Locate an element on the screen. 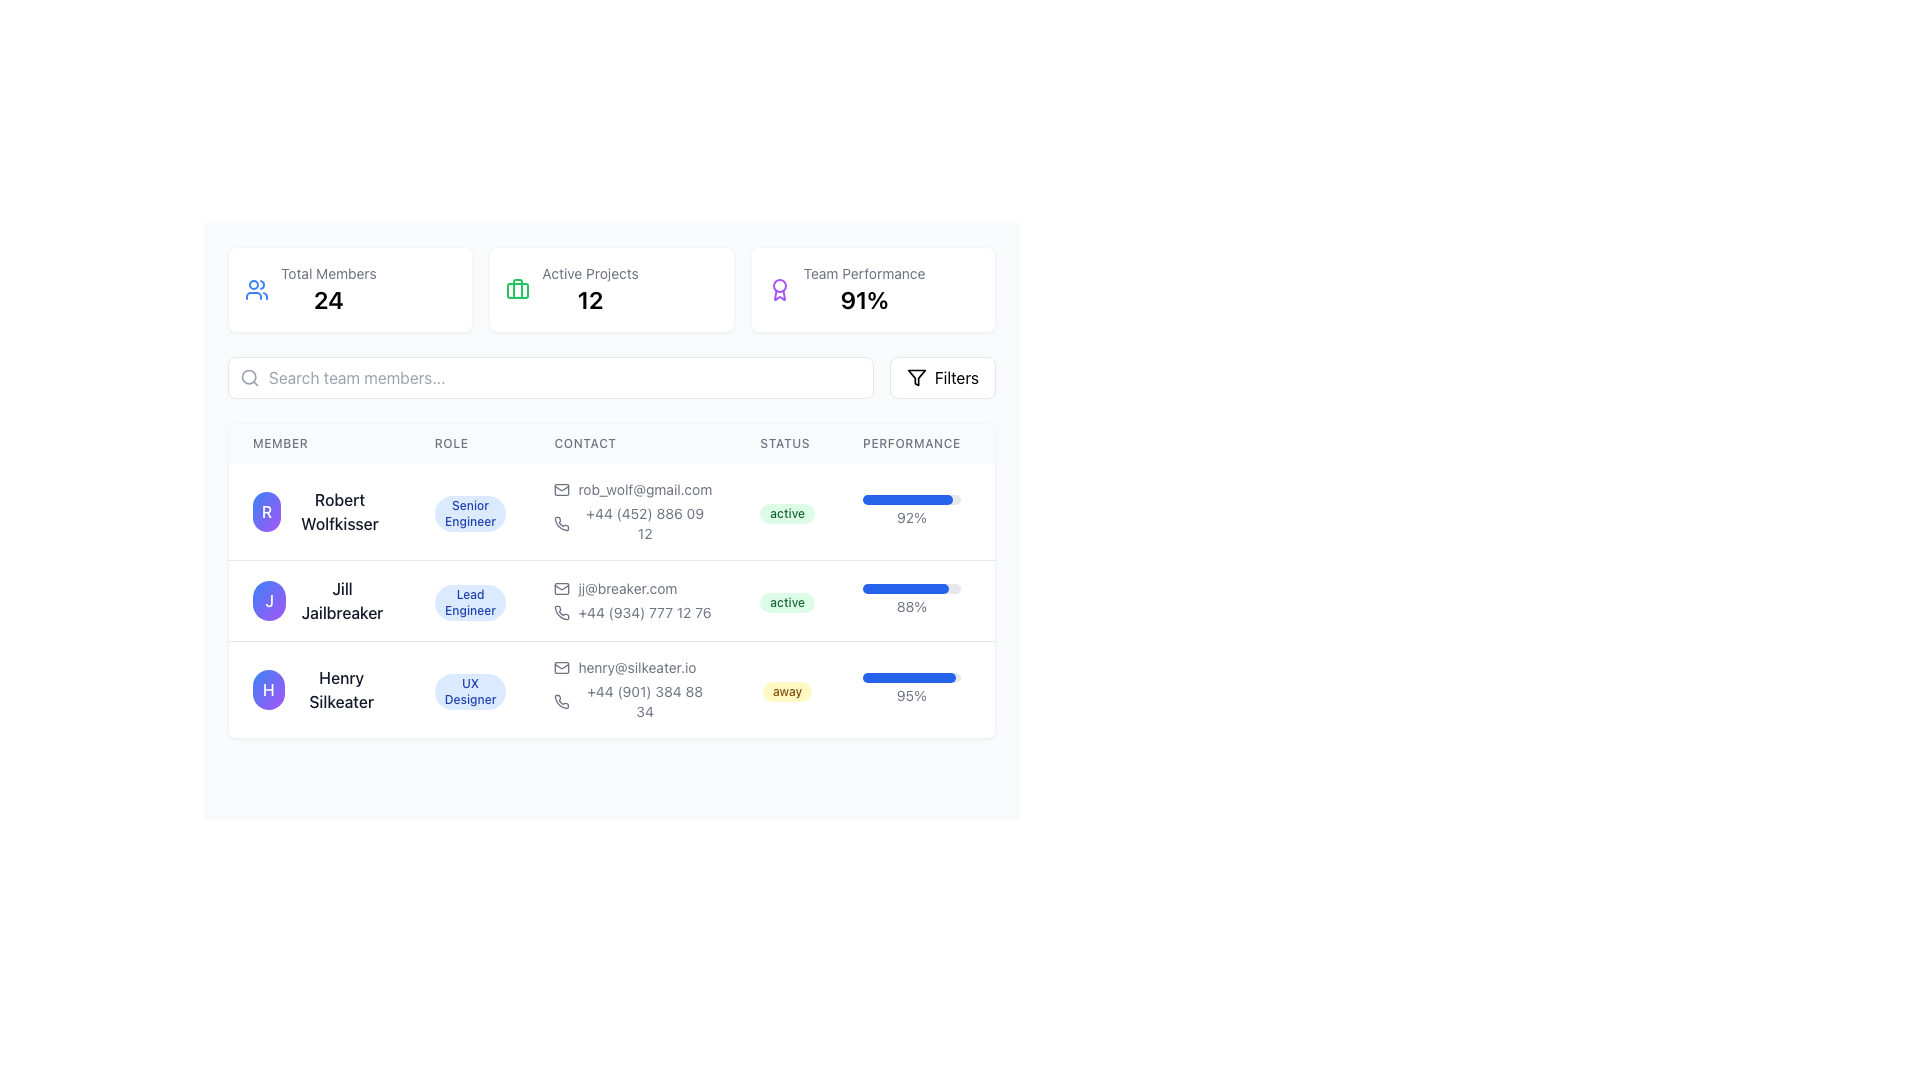 This screenshot has width=1920, height=1080. the filter icon, which is a small funnel shape with a black stroke outline, located within the 'Filters' button on the right side of the search bar is located at coordinates (915, 378).